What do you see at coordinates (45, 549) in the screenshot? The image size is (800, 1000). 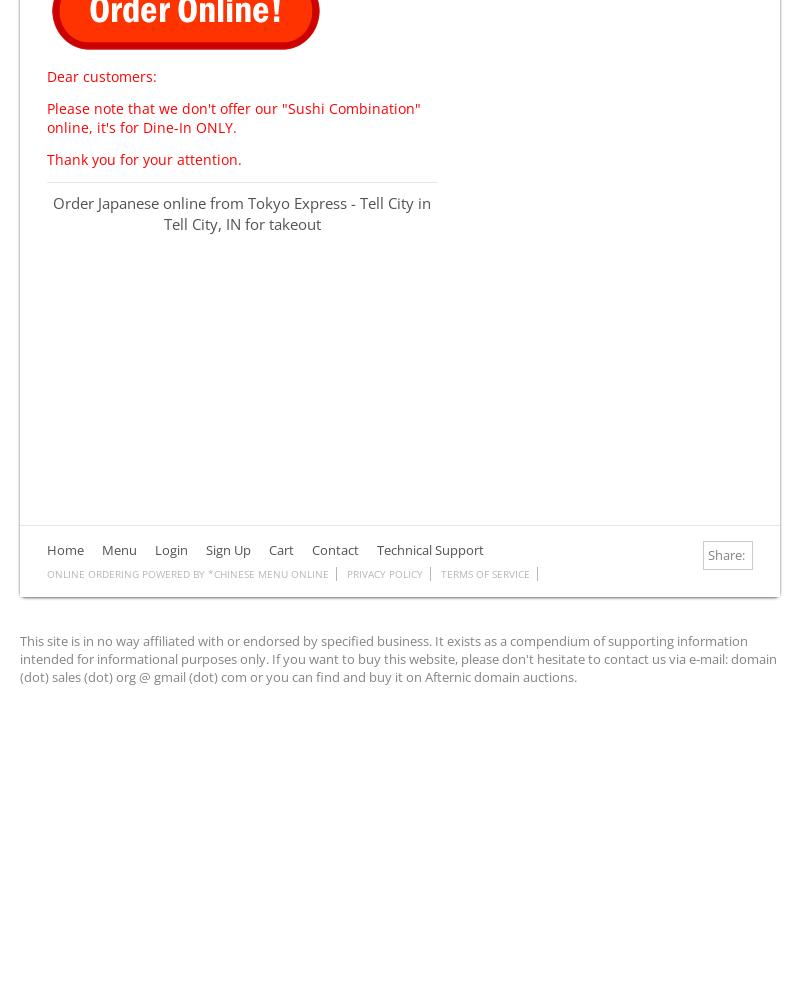 I see `'Home'` at bounding box center [45, 549].